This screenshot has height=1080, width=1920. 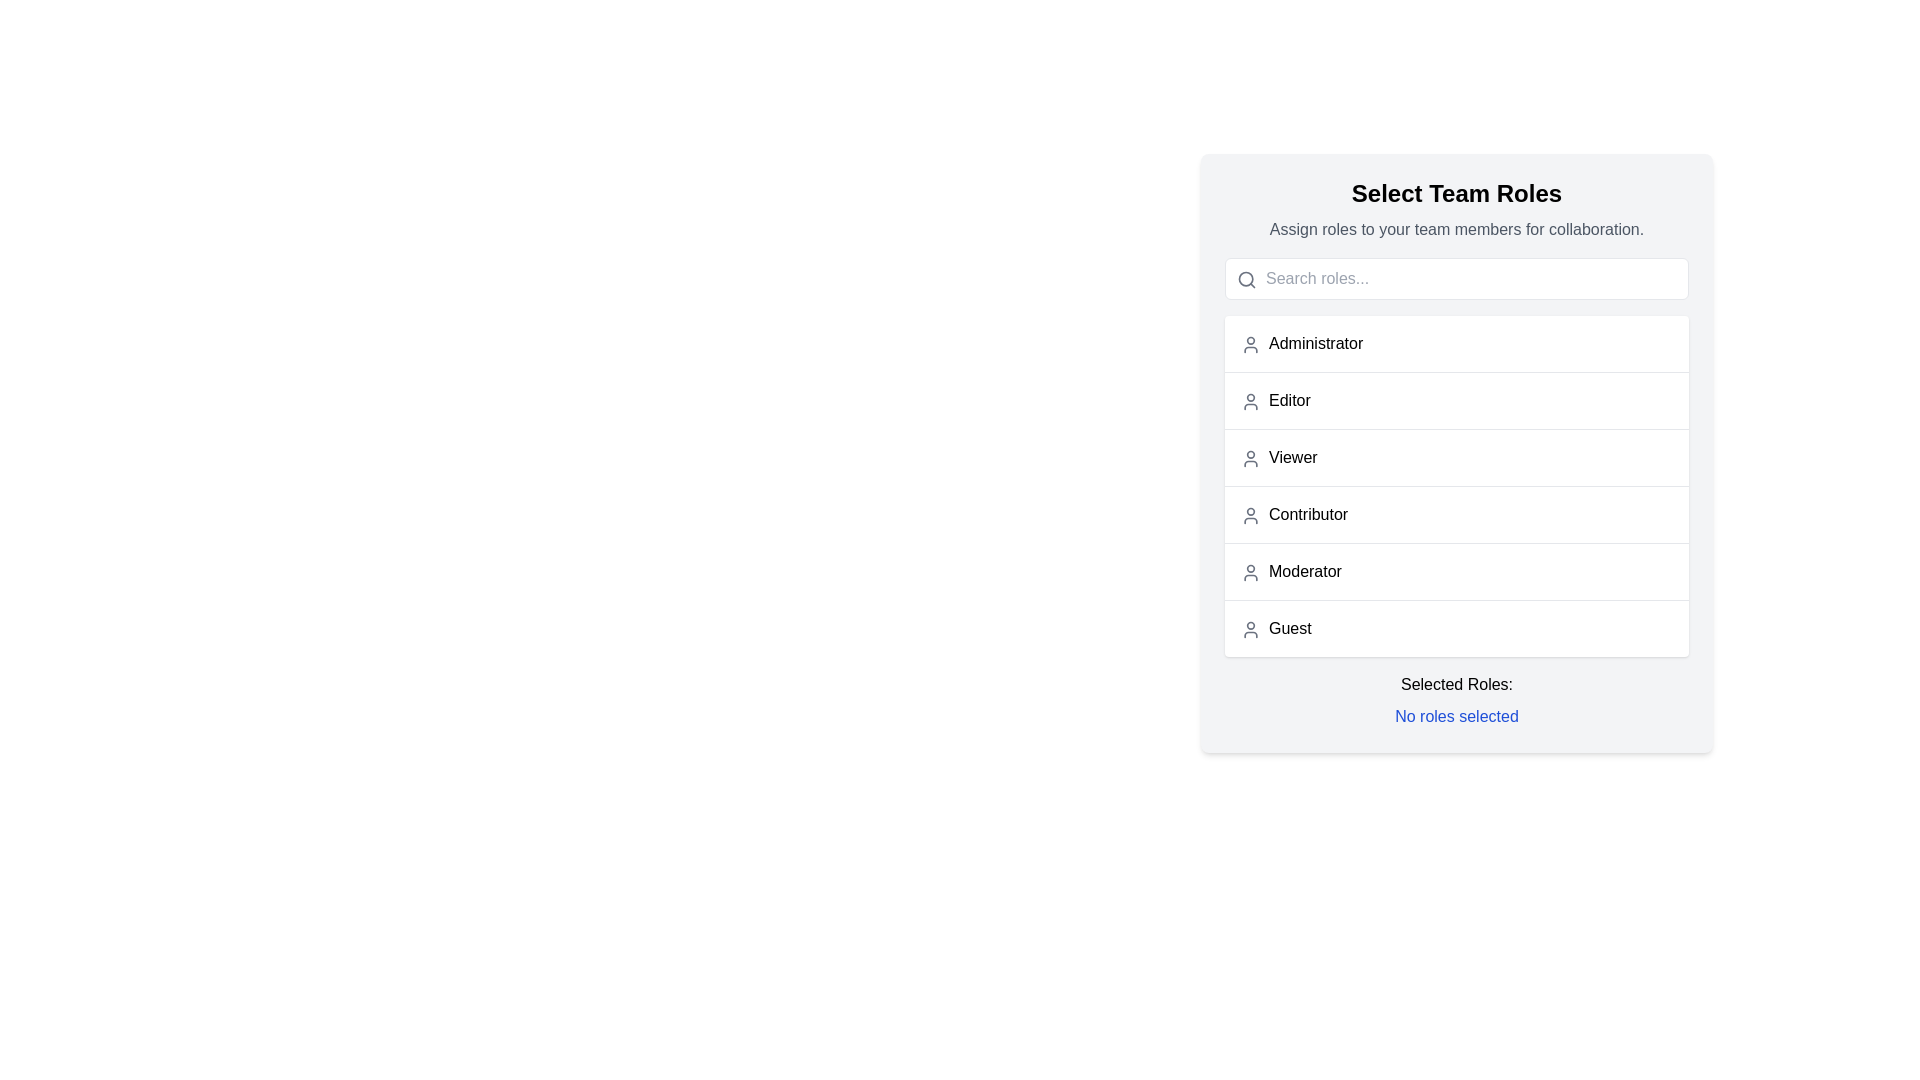 I want to click on the fifth item in the role selection list, so click(x=1457, y=570).